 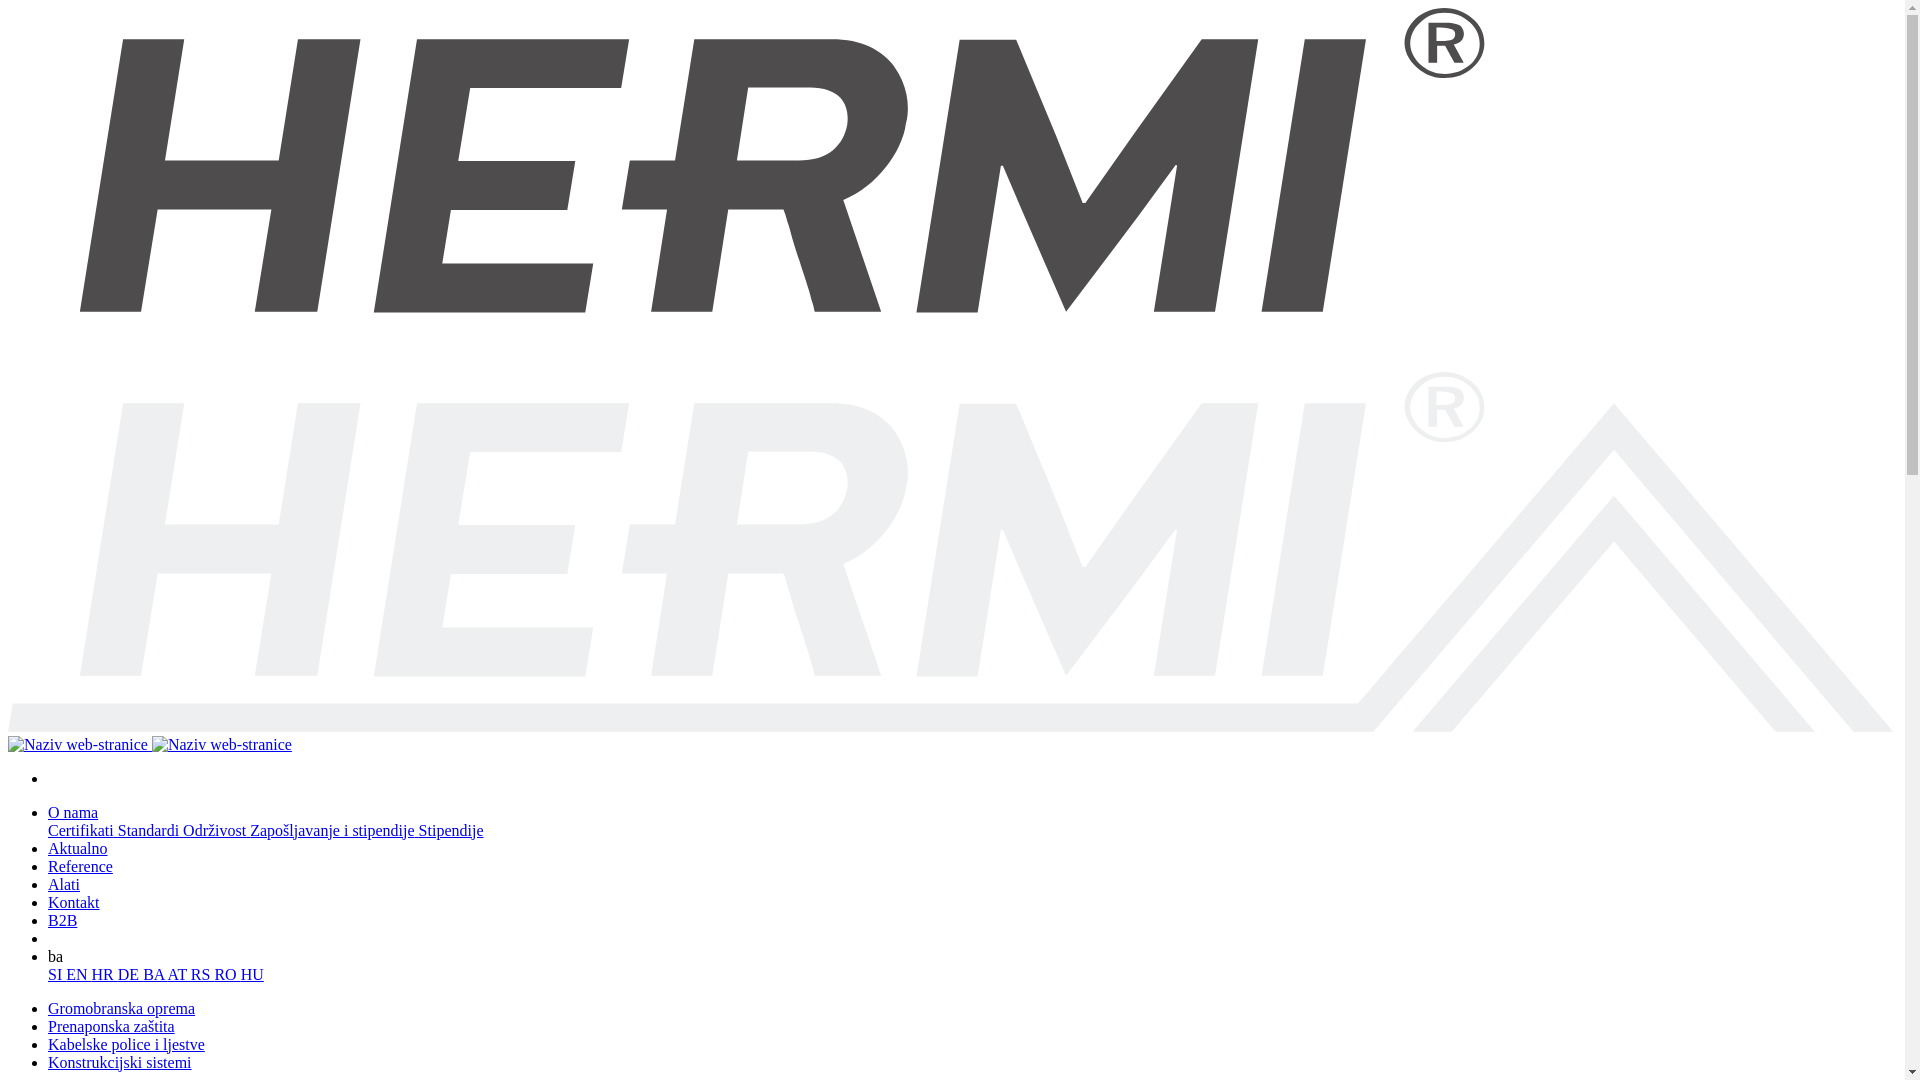 I want to click on 'Kontakt', so click(x=73, y=902).